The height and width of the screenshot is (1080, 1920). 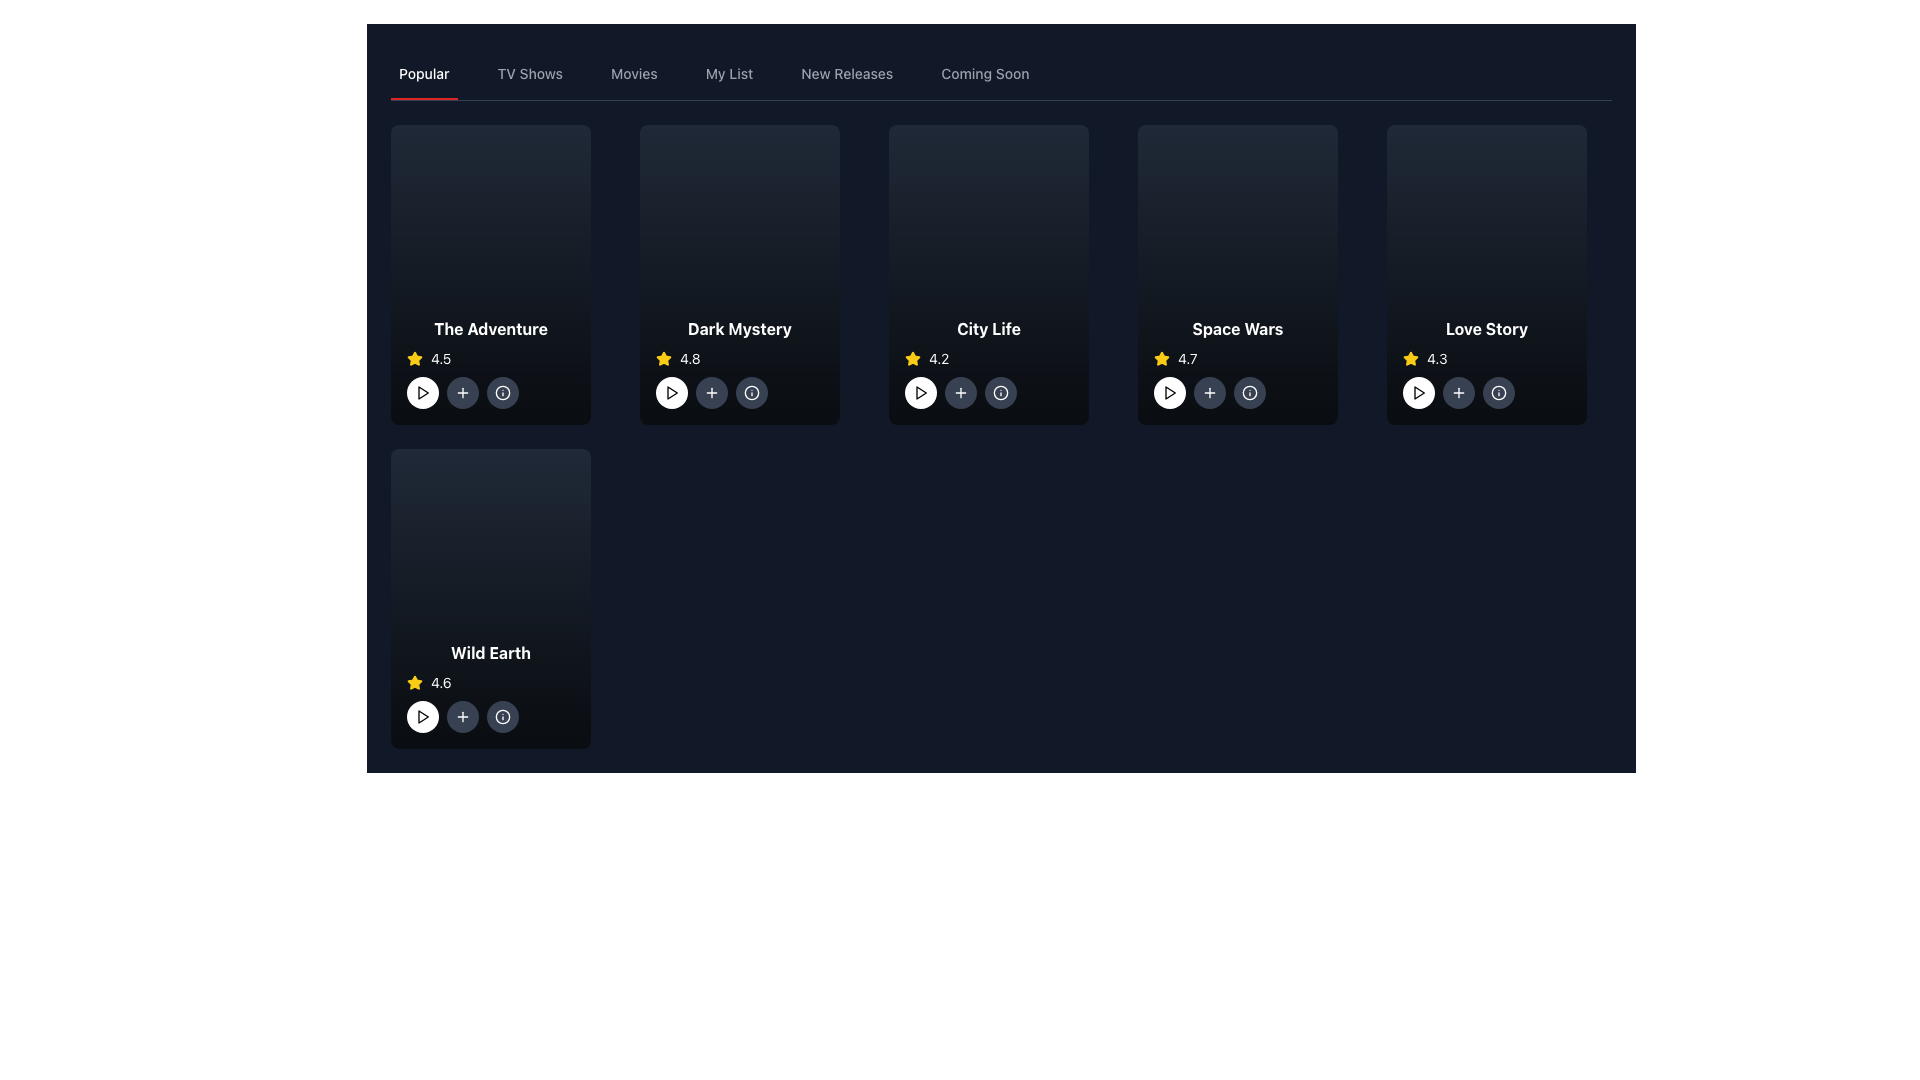 What do you see at coordinates (711, 393) in the screenshot?
I see `the small, white plus icon button with a dark gray background located in the 'Dark Mystery' card, which is the second button from the left in the bottom action button row of the card` at bounding box center [711, 393].